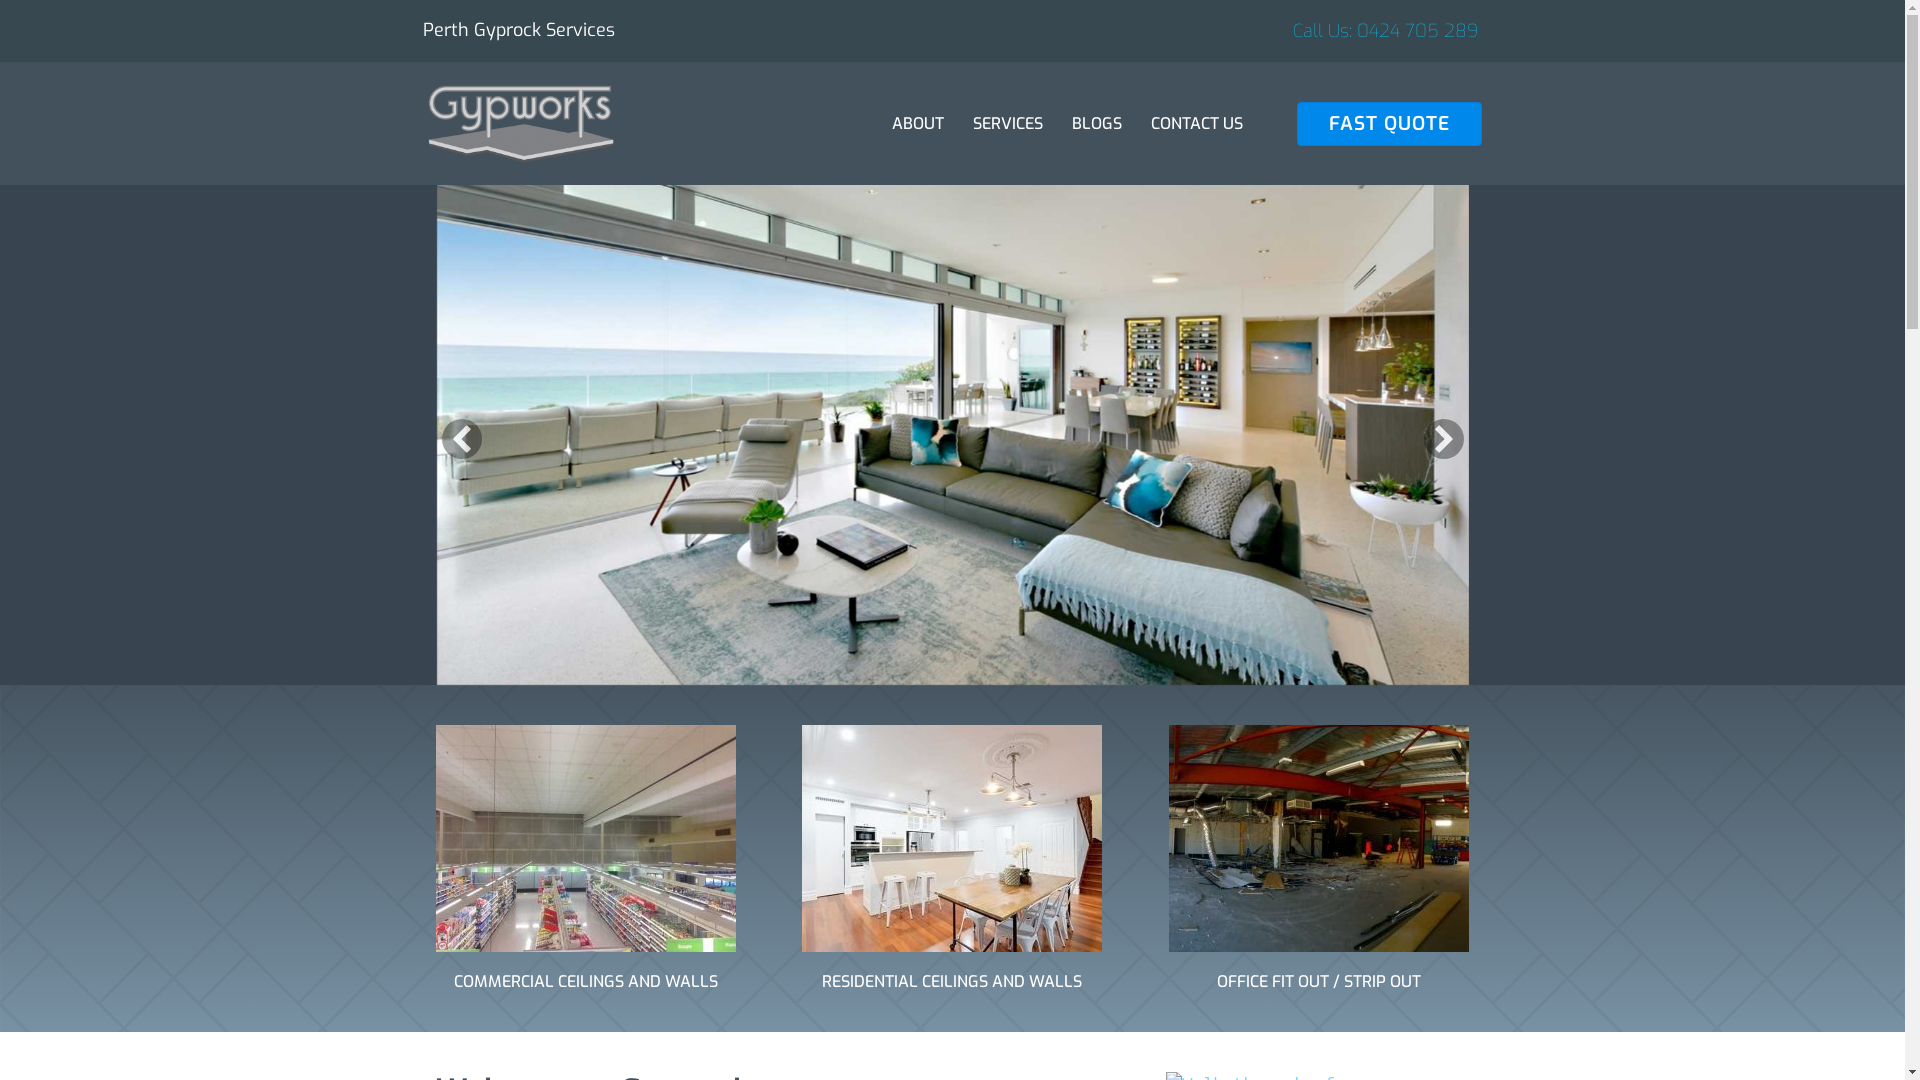  Describe the element at coordinates (1008, 123) in the screenshot. I see `'SERVICES'` at that location.